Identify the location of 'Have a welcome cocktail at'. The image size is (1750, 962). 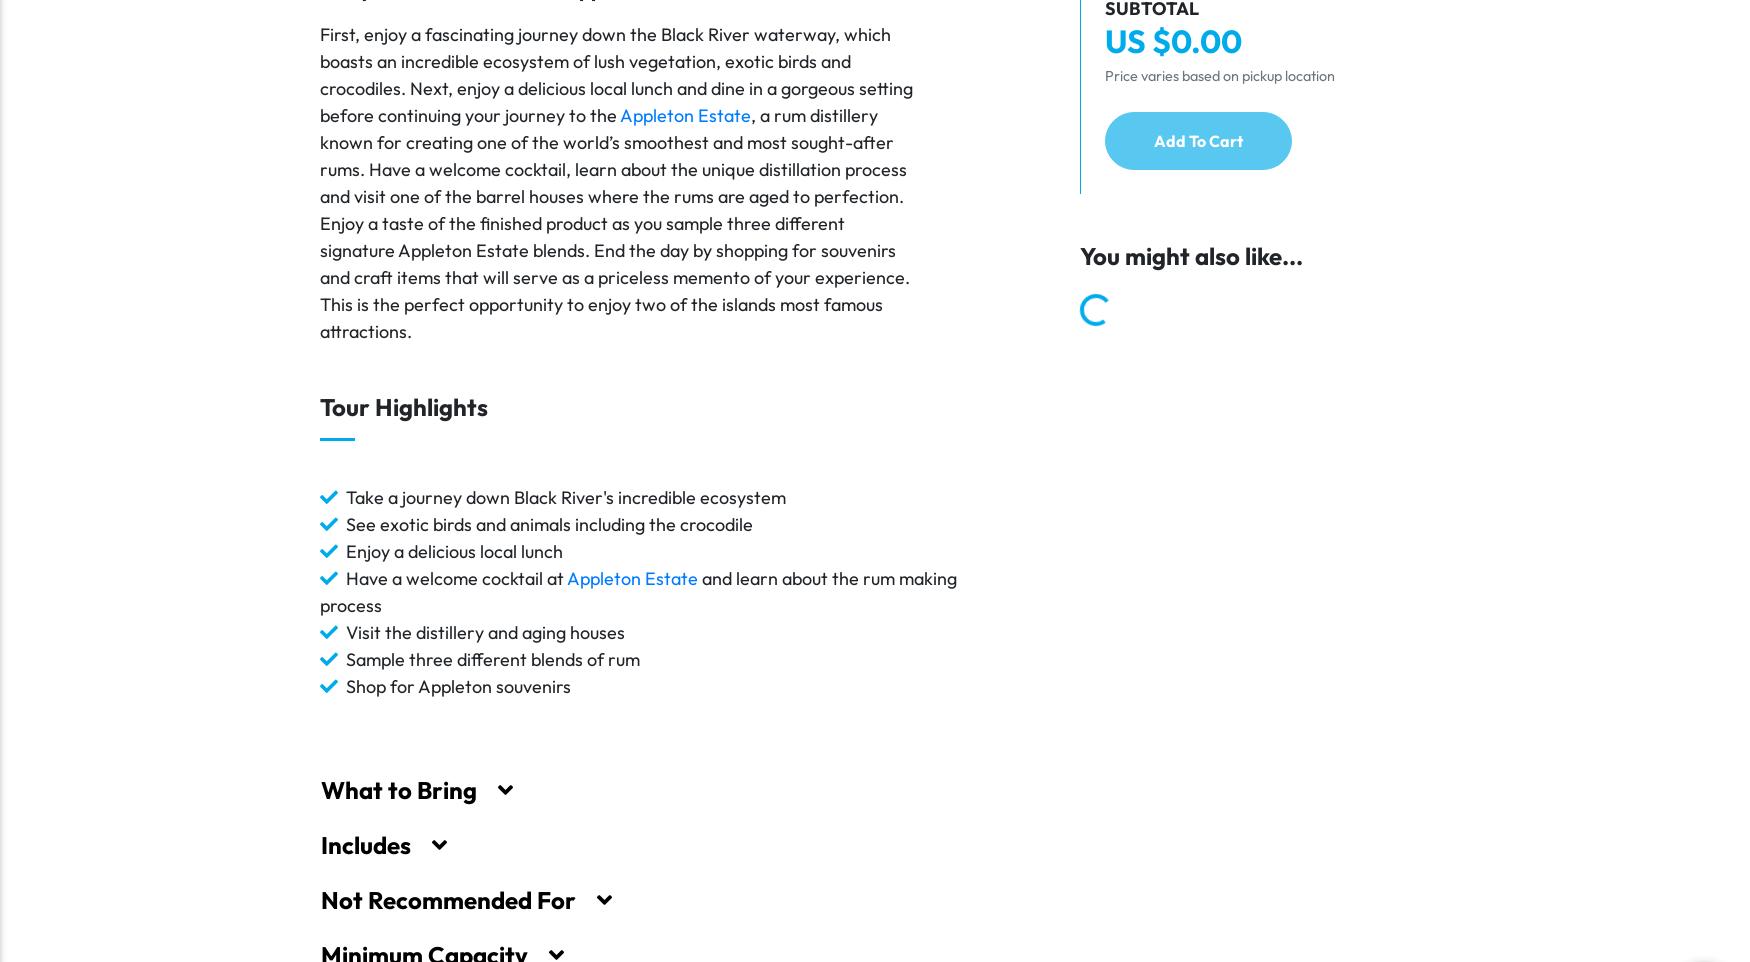
(456, 577).